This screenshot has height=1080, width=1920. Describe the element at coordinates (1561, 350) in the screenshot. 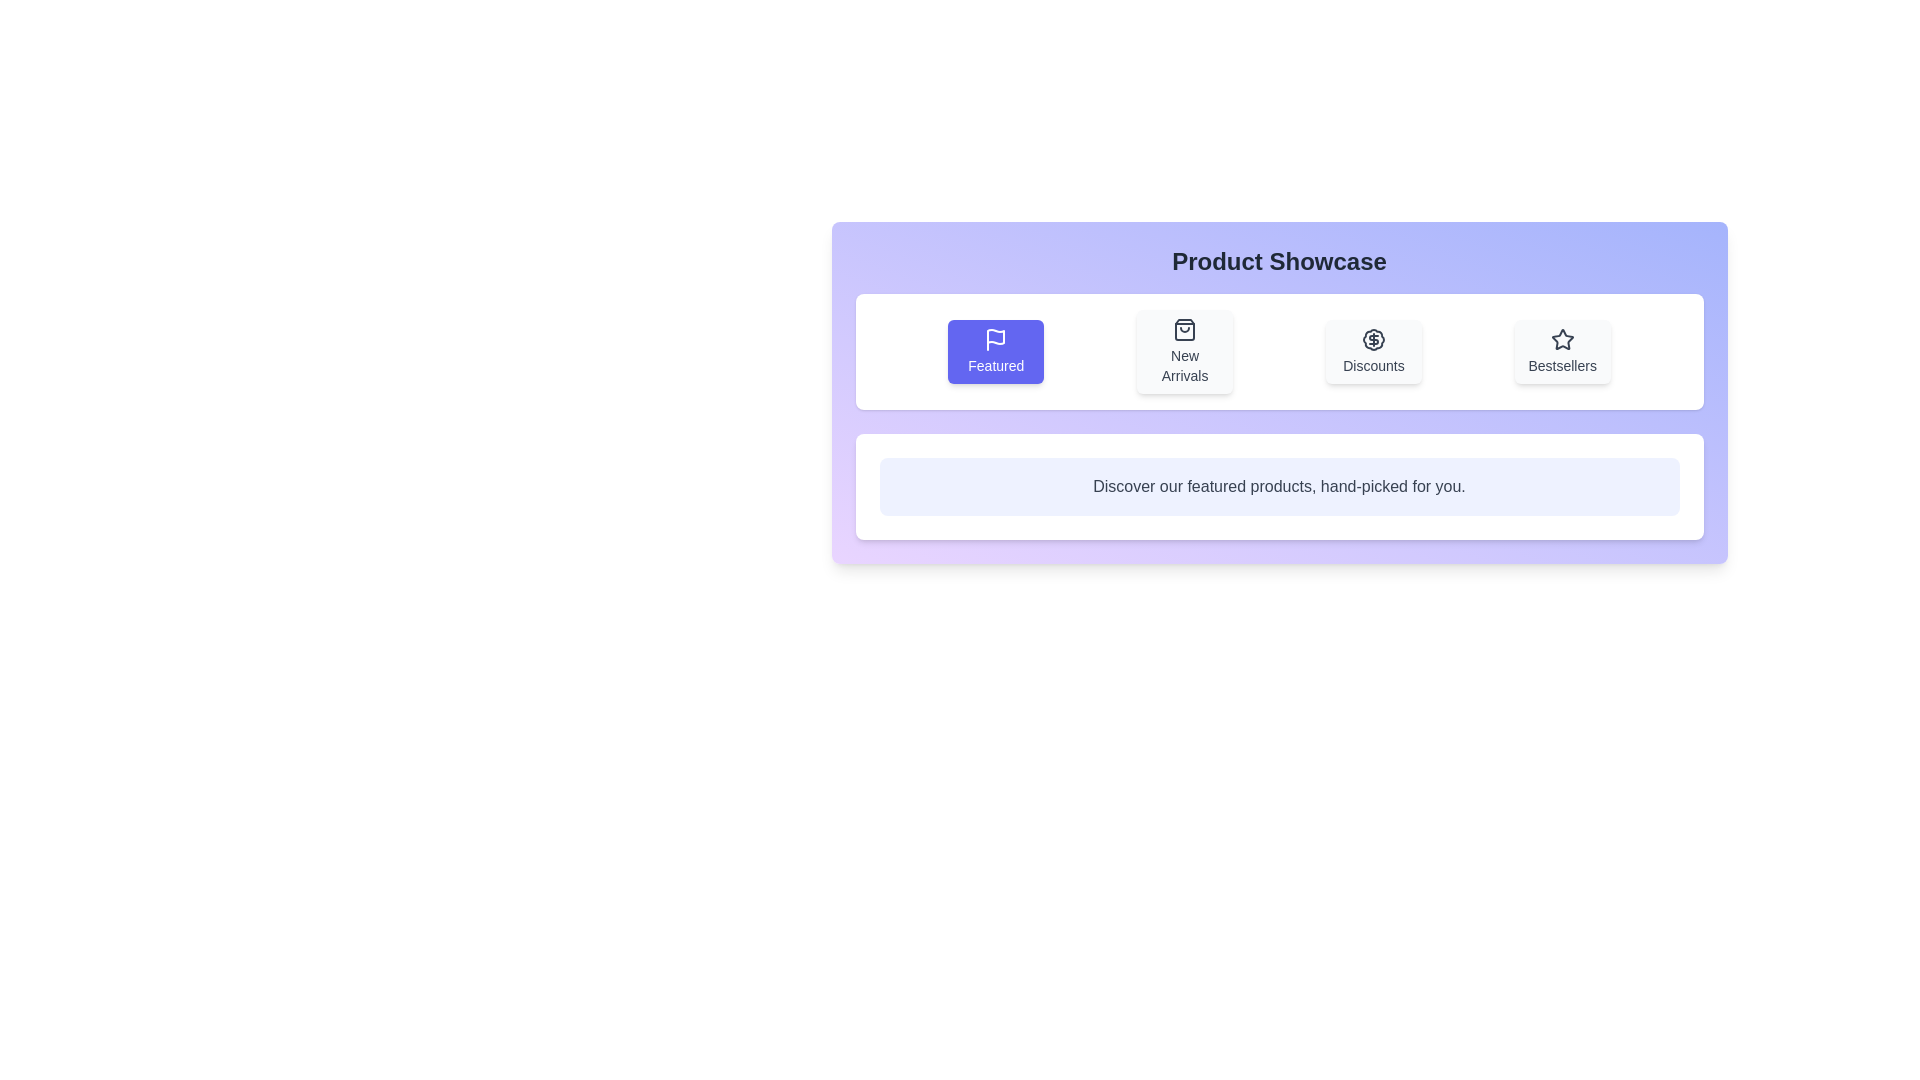

I see `the rectangular button labeled 'Bestsellers' with a star icon, located in the 'Product Showcase' section to activate visual feedback` at that location.